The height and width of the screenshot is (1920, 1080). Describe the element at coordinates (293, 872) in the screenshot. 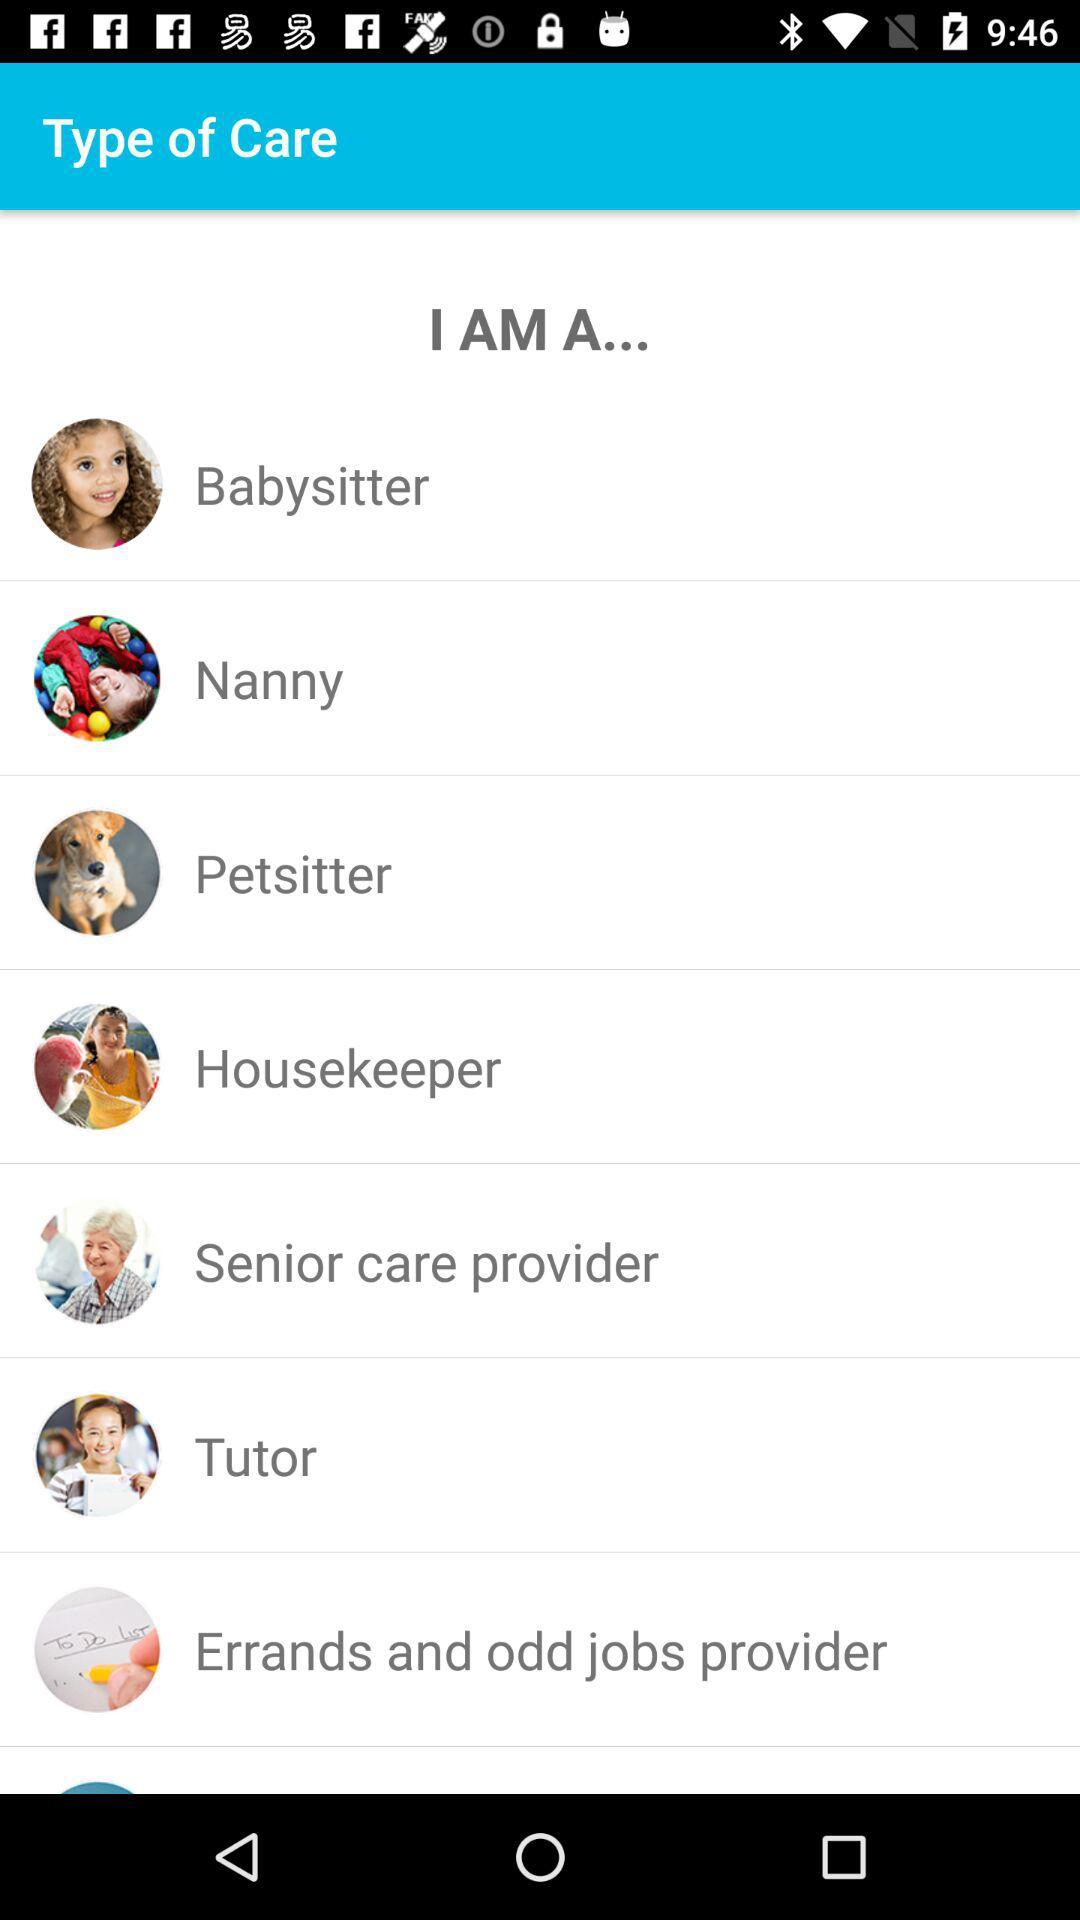

I see `item above the housekeeper` at that location.